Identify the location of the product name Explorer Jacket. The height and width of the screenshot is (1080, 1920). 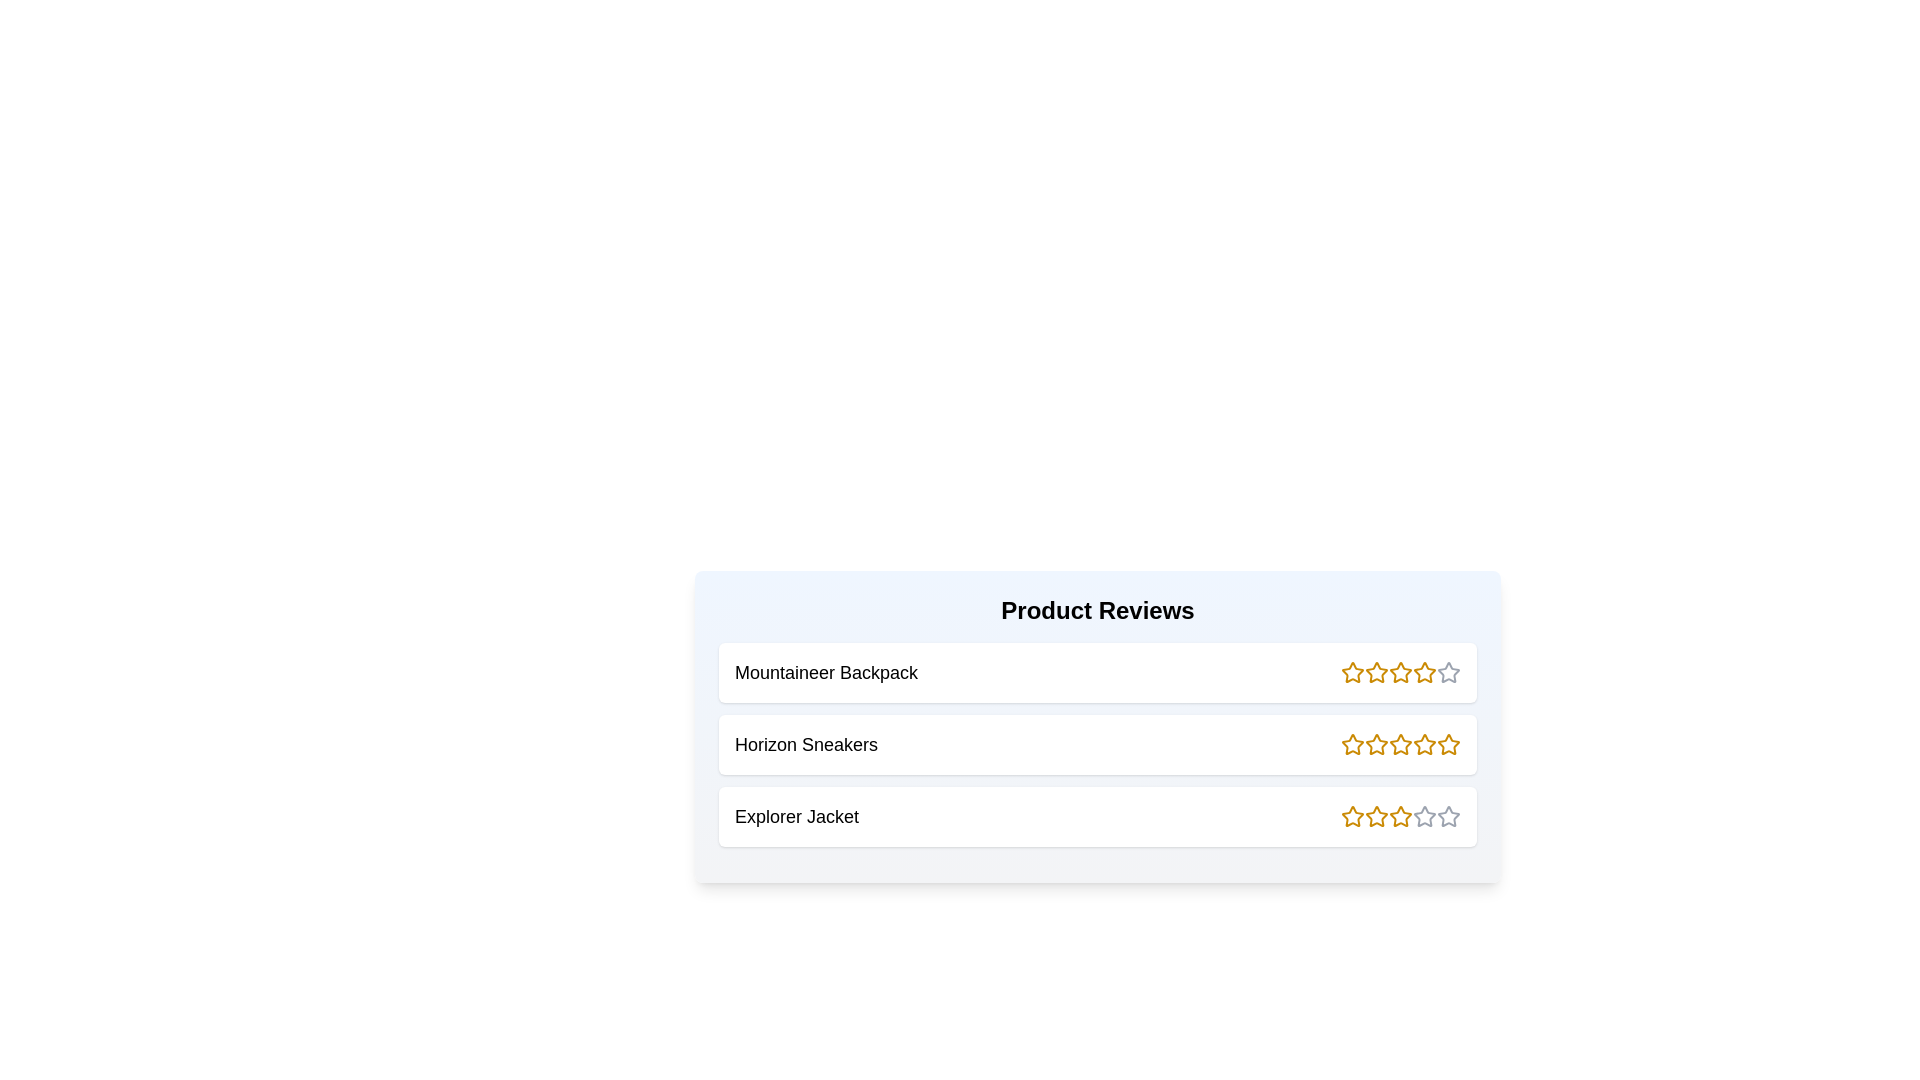
(795, 817).